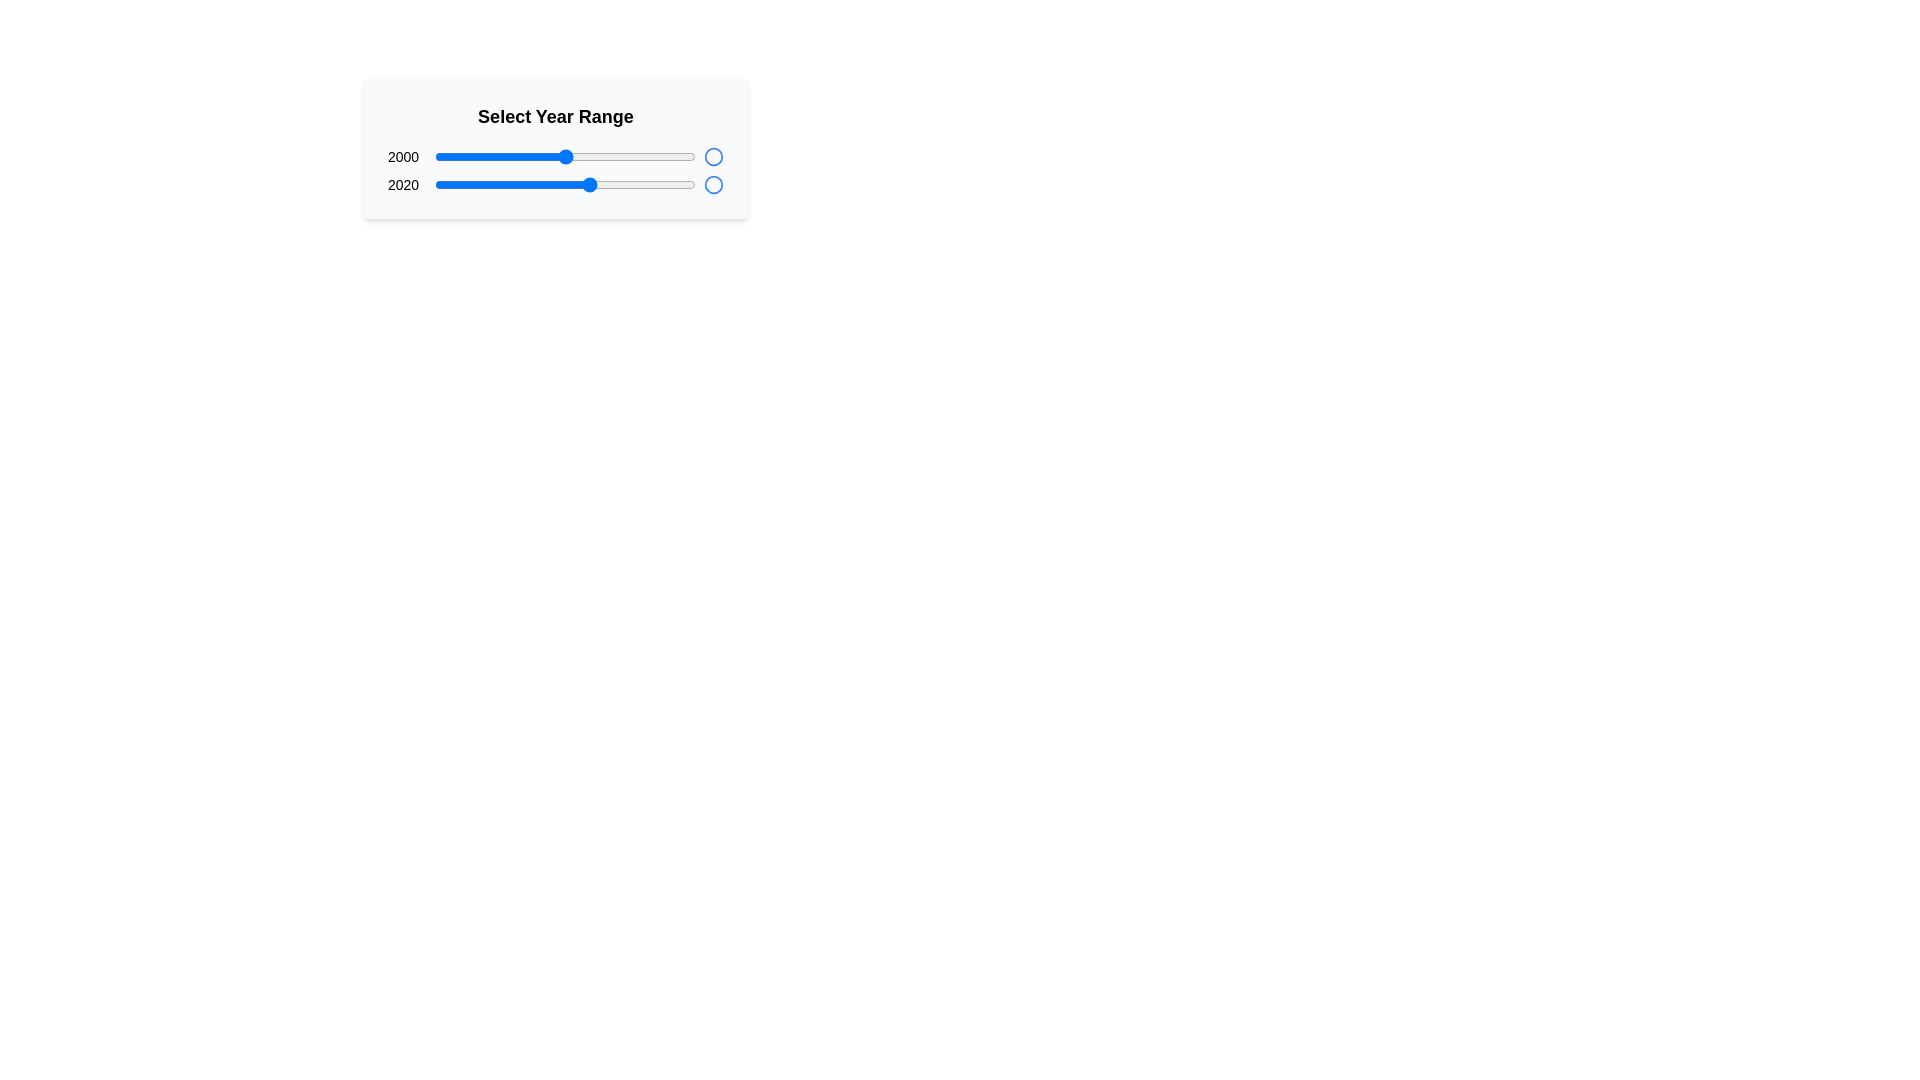 Image resolution: width=1920 pixels, height=1080 pixels. What do you see at coordinates (564, 185) in the screenshot?
I see `the blue circular knob of the second range slider (labeled '2020') to set its value` at bounding box center [564, 185].